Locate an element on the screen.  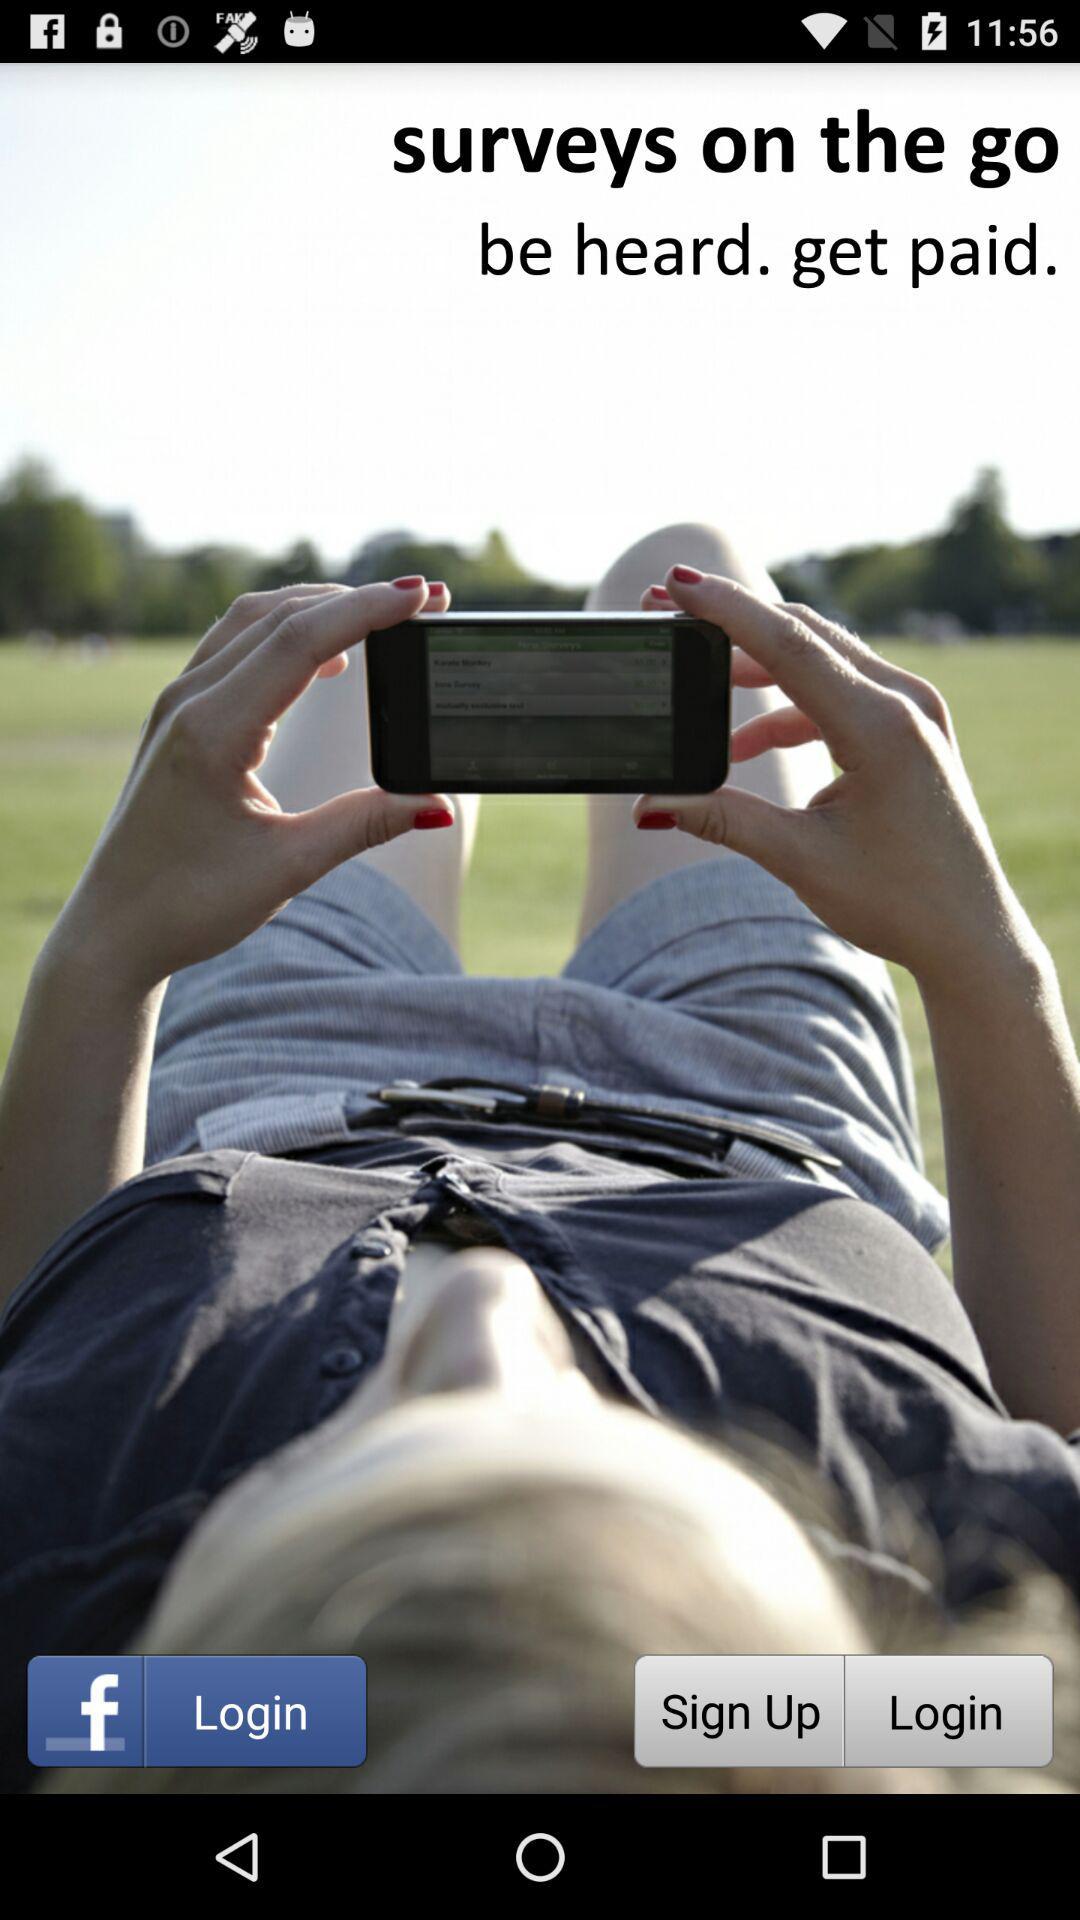
the item to the left of login button is located at coordinates (738, 1710).